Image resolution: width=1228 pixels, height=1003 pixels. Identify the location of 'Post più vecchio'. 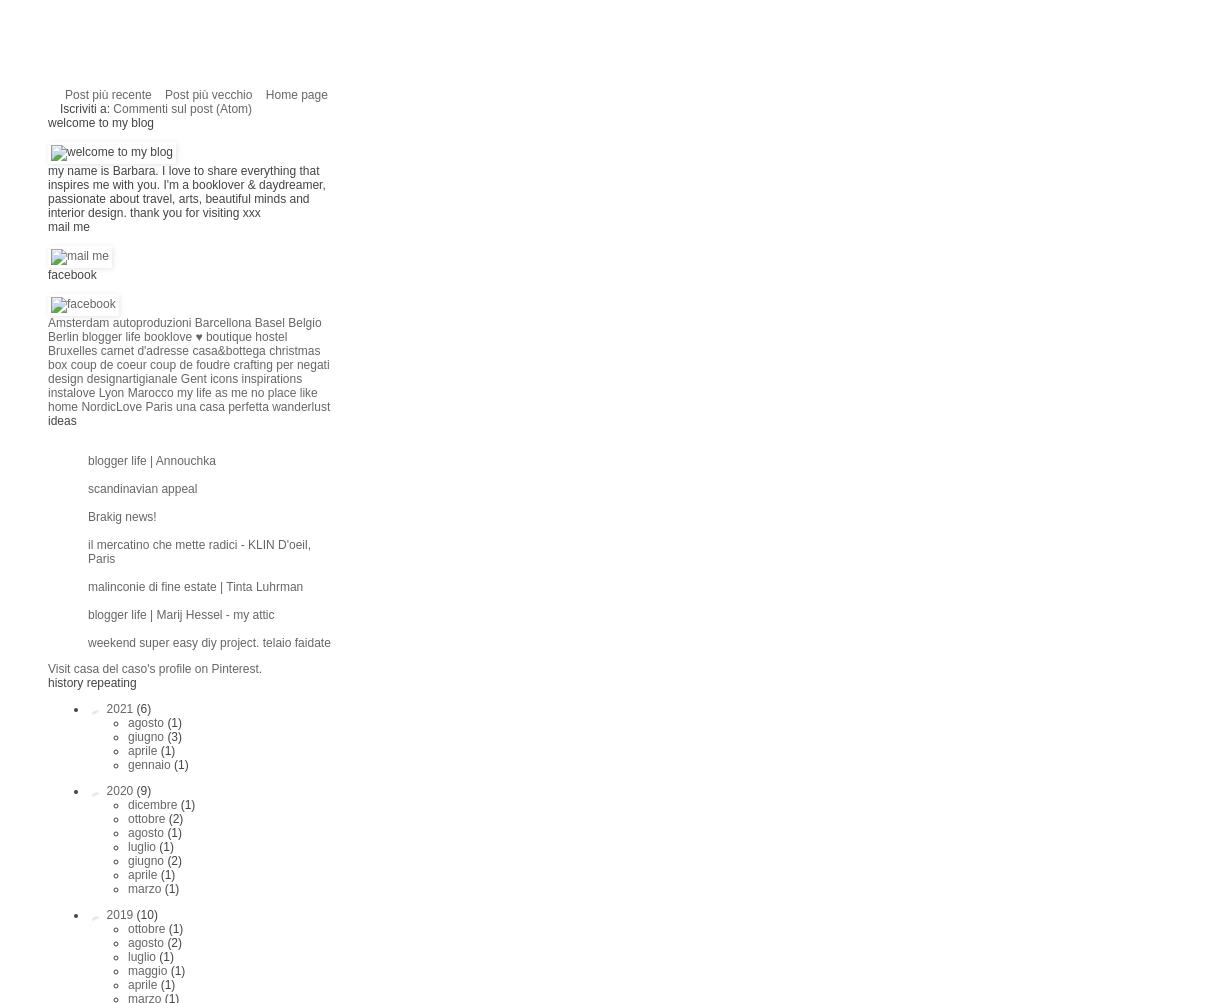
(164, 93).